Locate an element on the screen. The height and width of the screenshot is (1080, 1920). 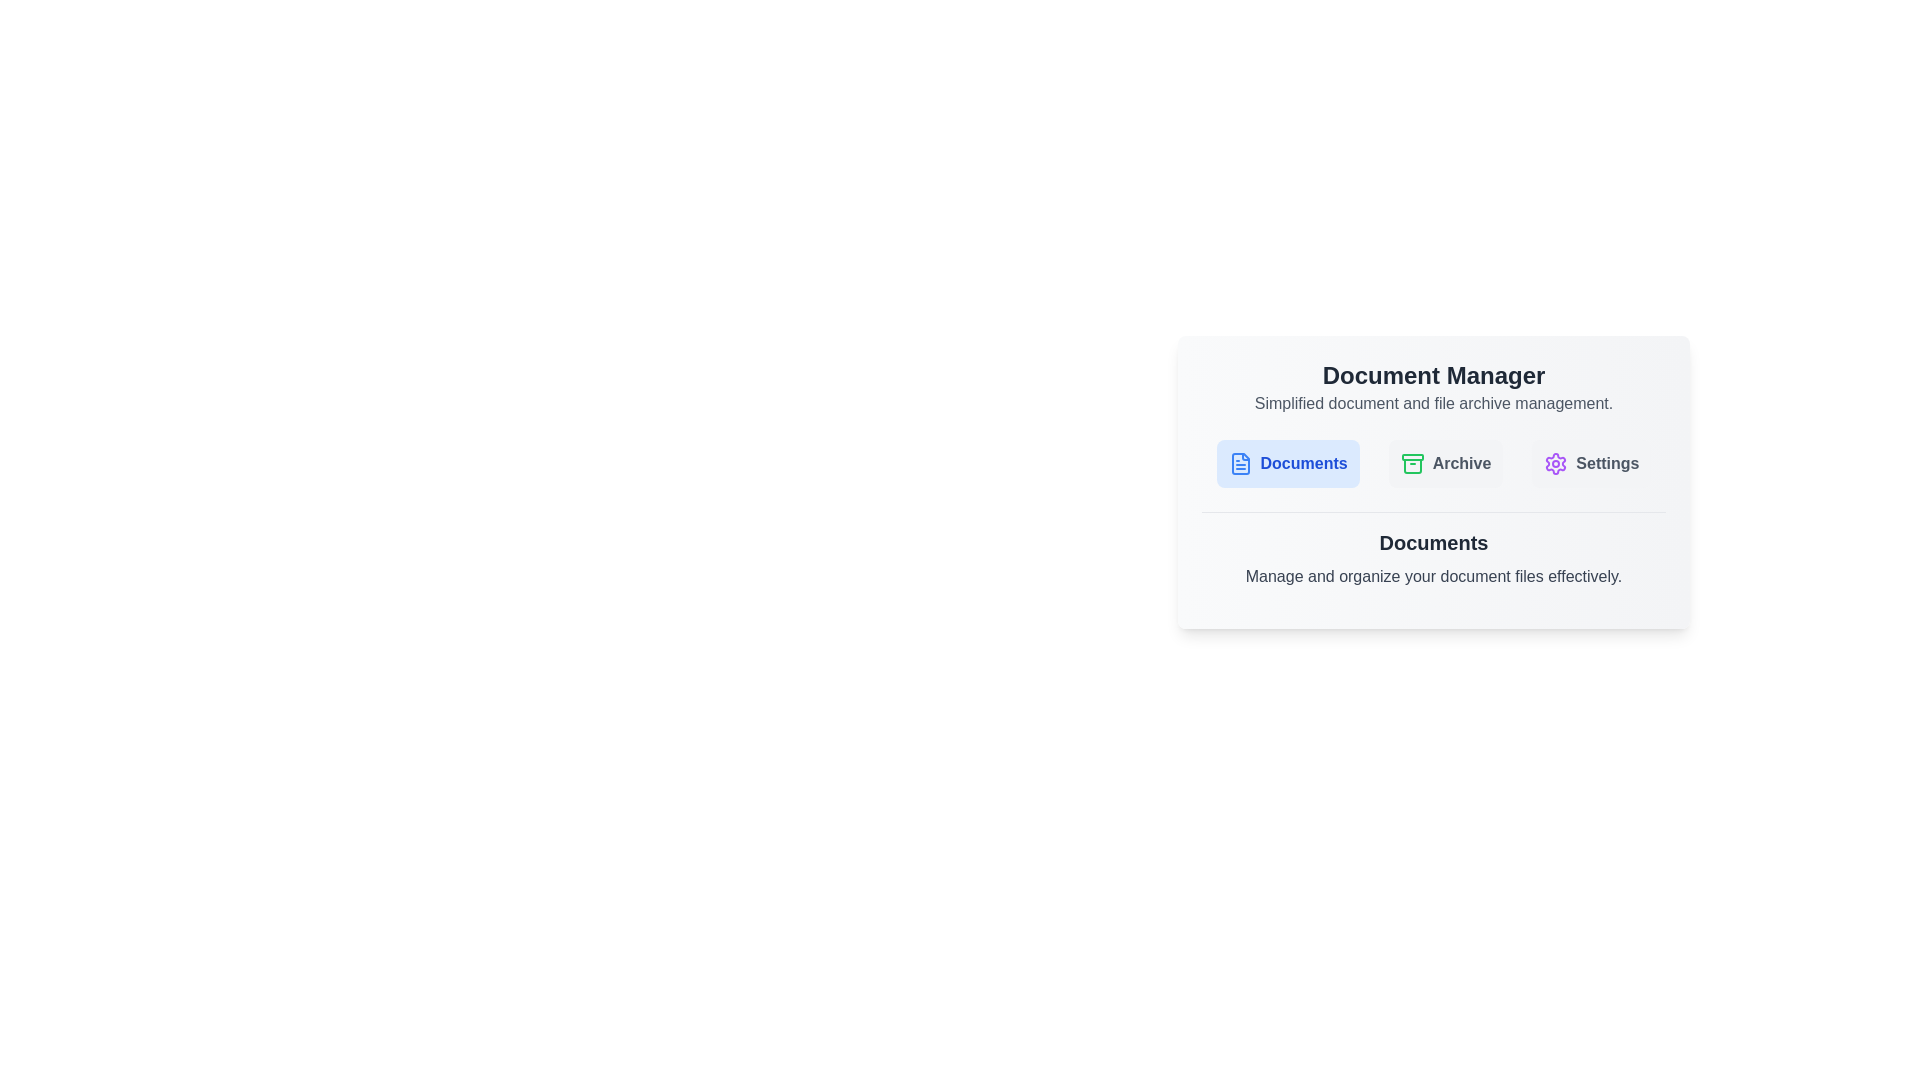
the Documents tab by clicking its corresponding button is located at coordinates (1288, 463).